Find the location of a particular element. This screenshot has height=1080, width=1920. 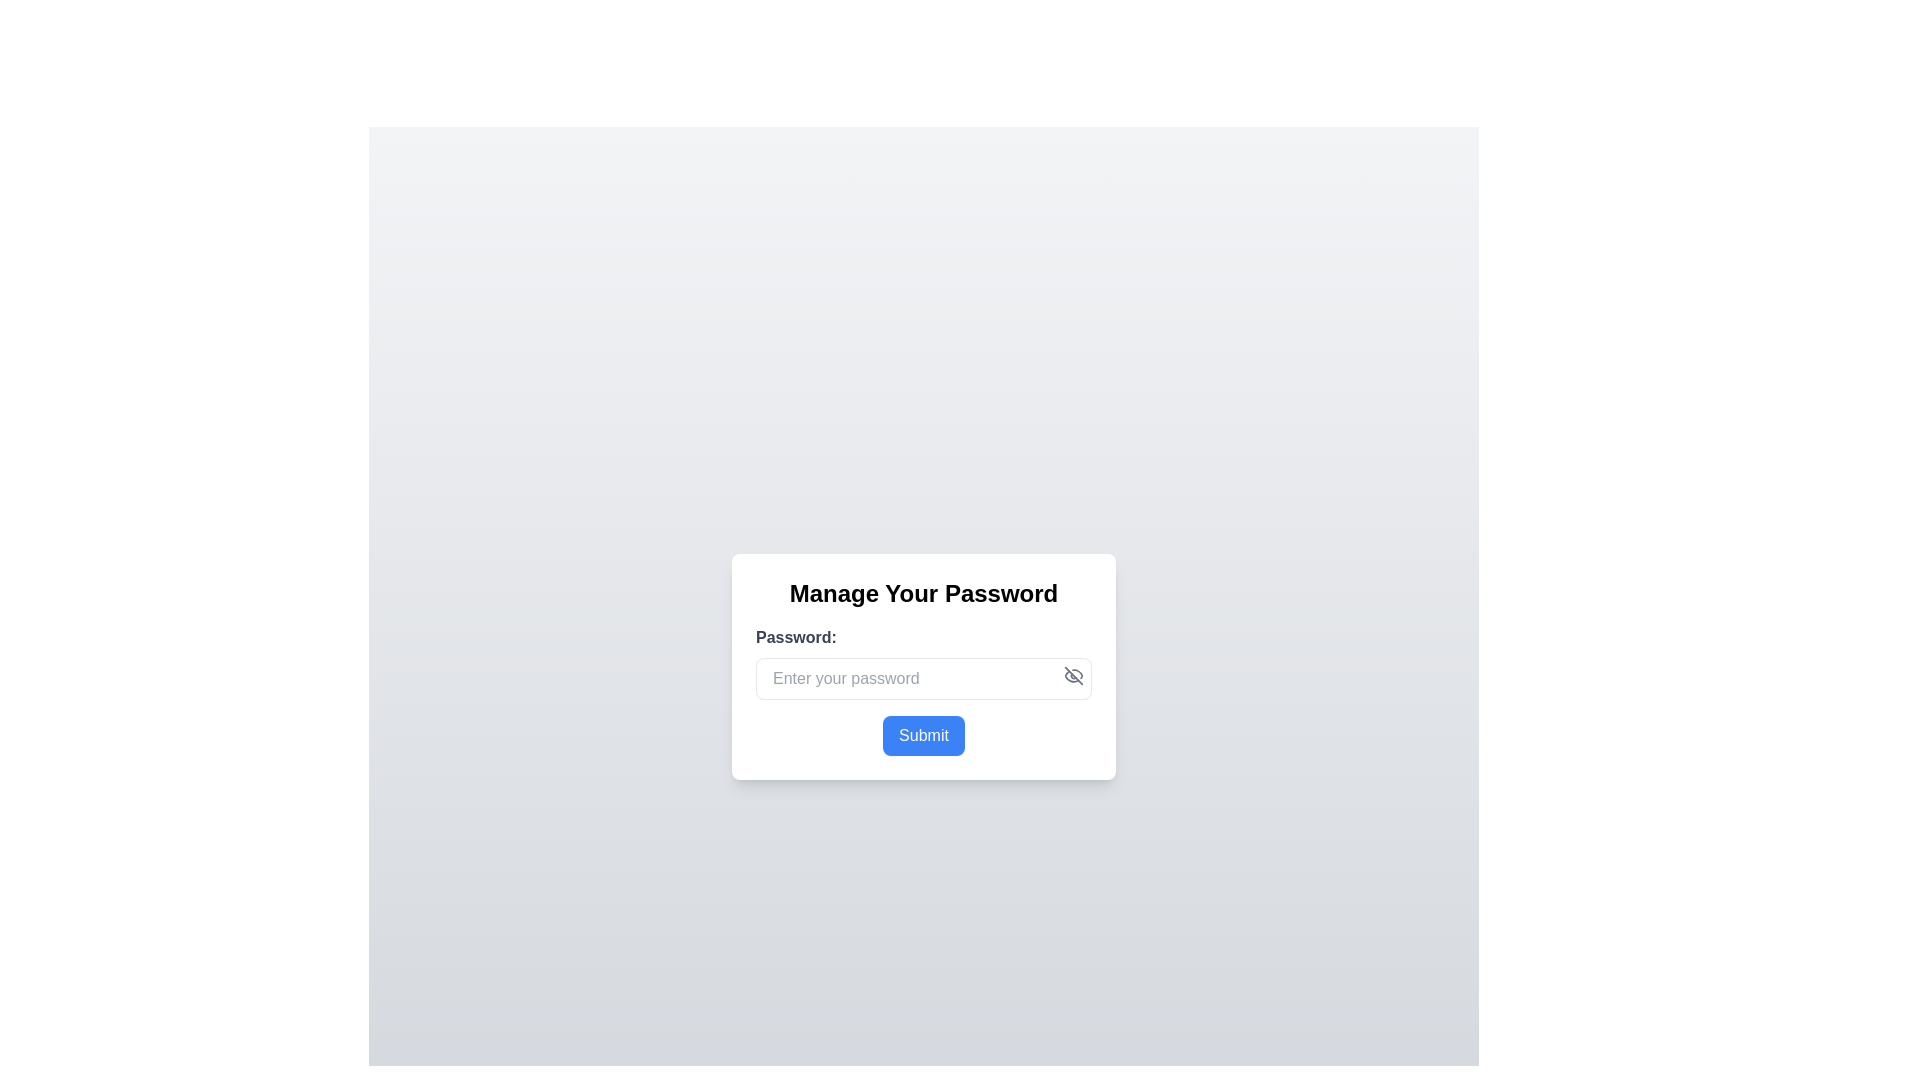

the eye-off icon button with a crossed-out eye design located to the top-right of the 'Enter your password' input field is located at coordinates (1073, 675).